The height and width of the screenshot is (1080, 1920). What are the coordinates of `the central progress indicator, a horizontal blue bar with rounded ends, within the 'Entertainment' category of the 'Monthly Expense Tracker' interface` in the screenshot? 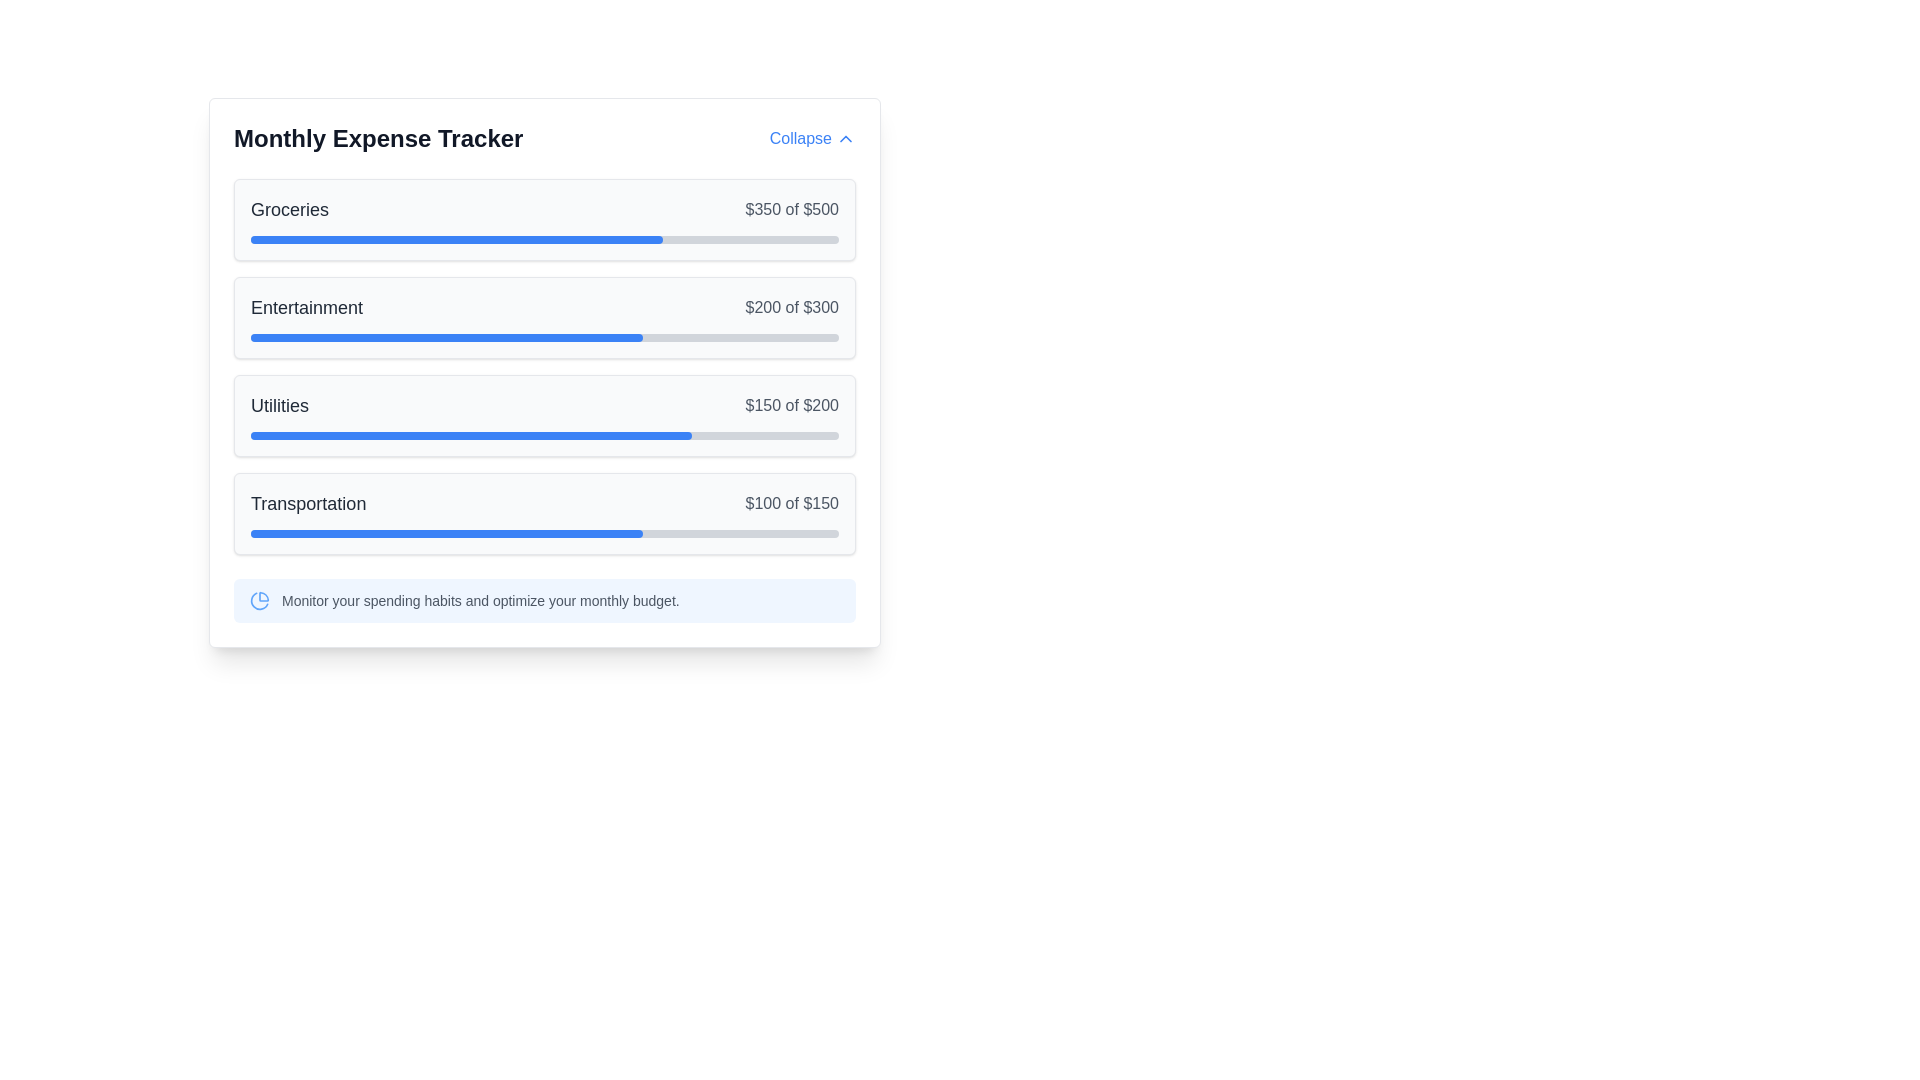 It's located at (445, 337).